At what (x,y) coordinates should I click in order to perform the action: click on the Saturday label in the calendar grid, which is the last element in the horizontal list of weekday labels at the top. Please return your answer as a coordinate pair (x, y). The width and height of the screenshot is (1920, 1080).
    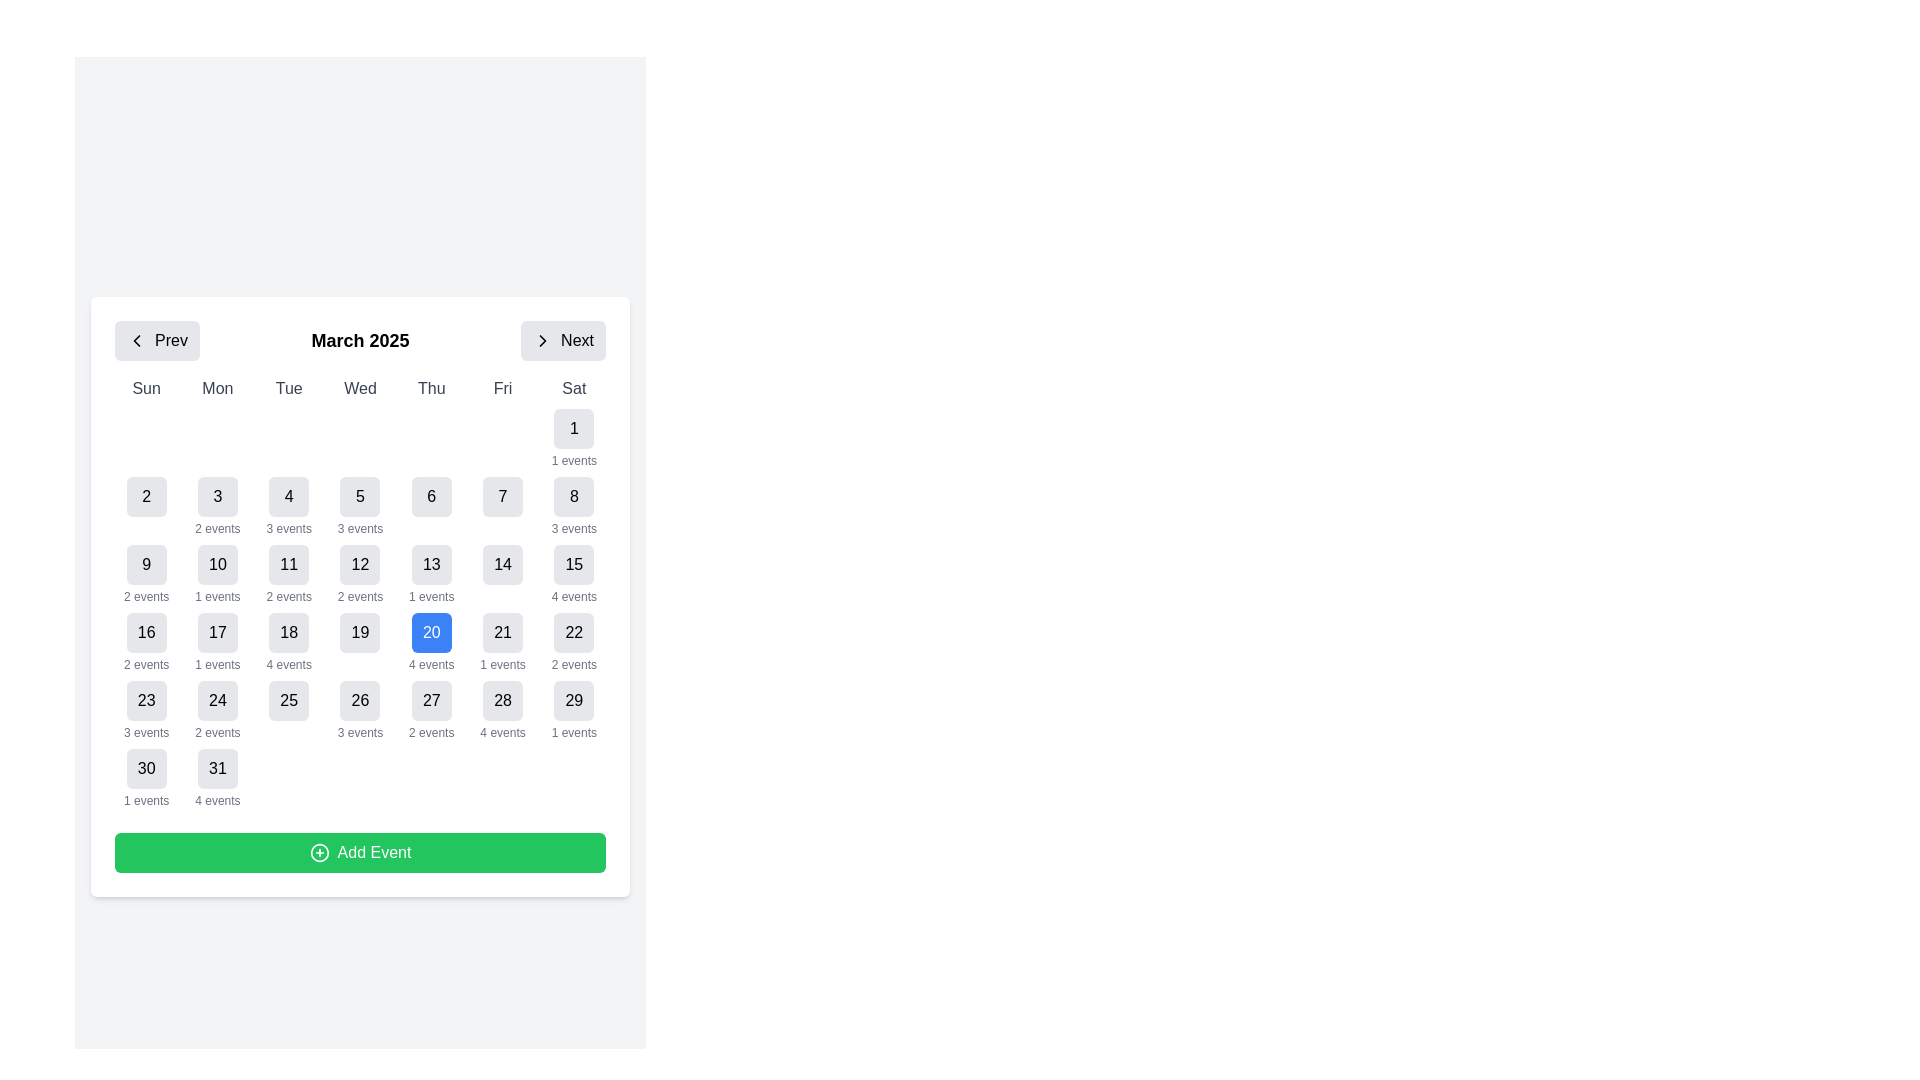
    Looking at the image, I should click on (573, 389).